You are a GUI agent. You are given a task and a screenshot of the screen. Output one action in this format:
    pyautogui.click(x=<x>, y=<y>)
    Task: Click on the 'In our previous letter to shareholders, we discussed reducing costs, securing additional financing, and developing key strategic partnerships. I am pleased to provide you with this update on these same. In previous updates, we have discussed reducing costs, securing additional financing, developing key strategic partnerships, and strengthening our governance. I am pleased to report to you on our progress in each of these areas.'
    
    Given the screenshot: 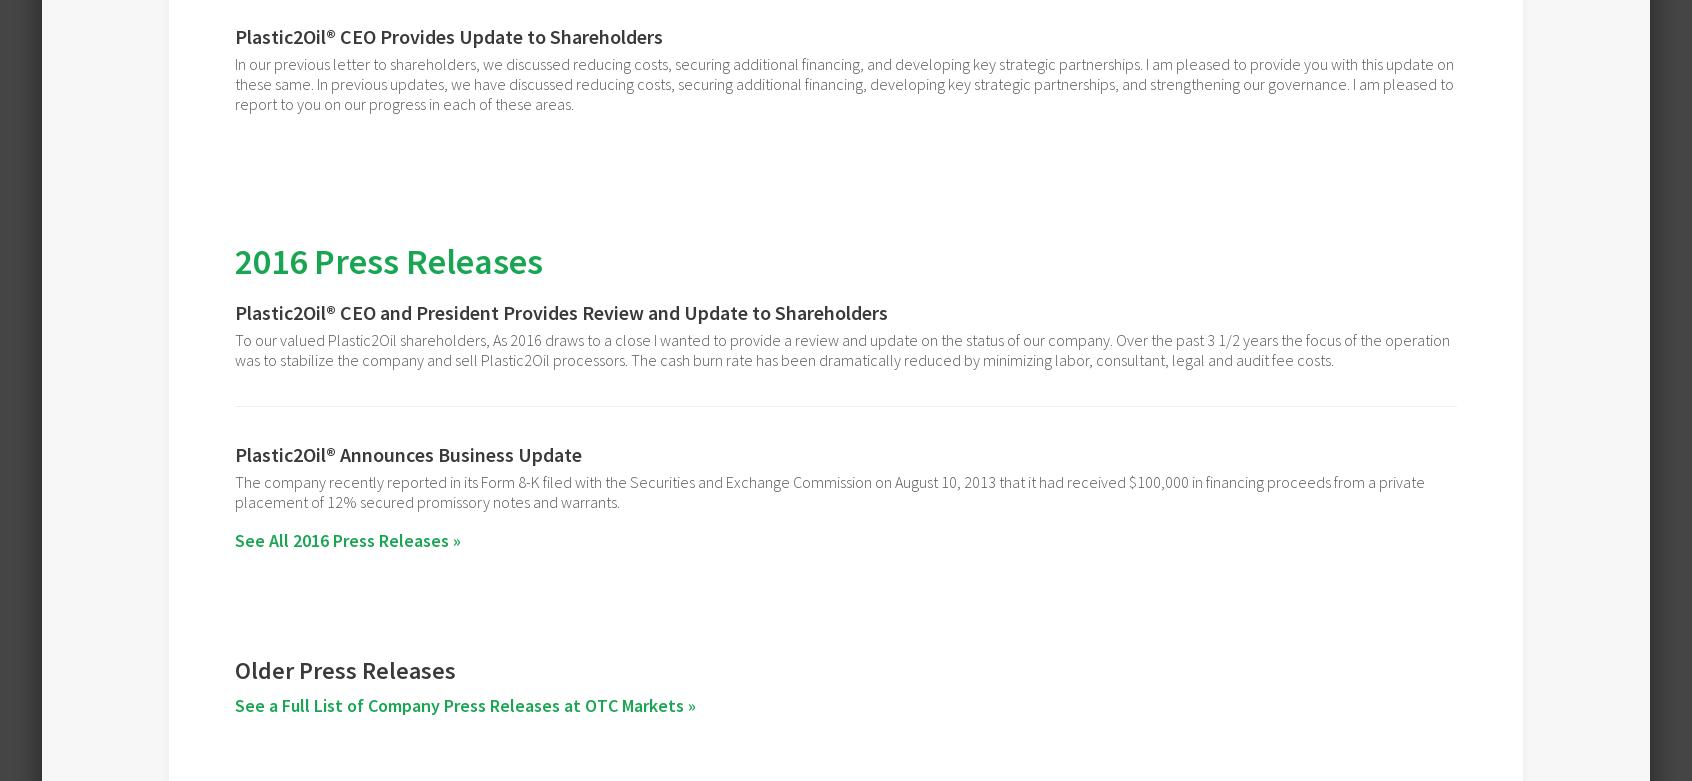 What is the action you would take?
    pyautogui.click(x=235, y=83)
    